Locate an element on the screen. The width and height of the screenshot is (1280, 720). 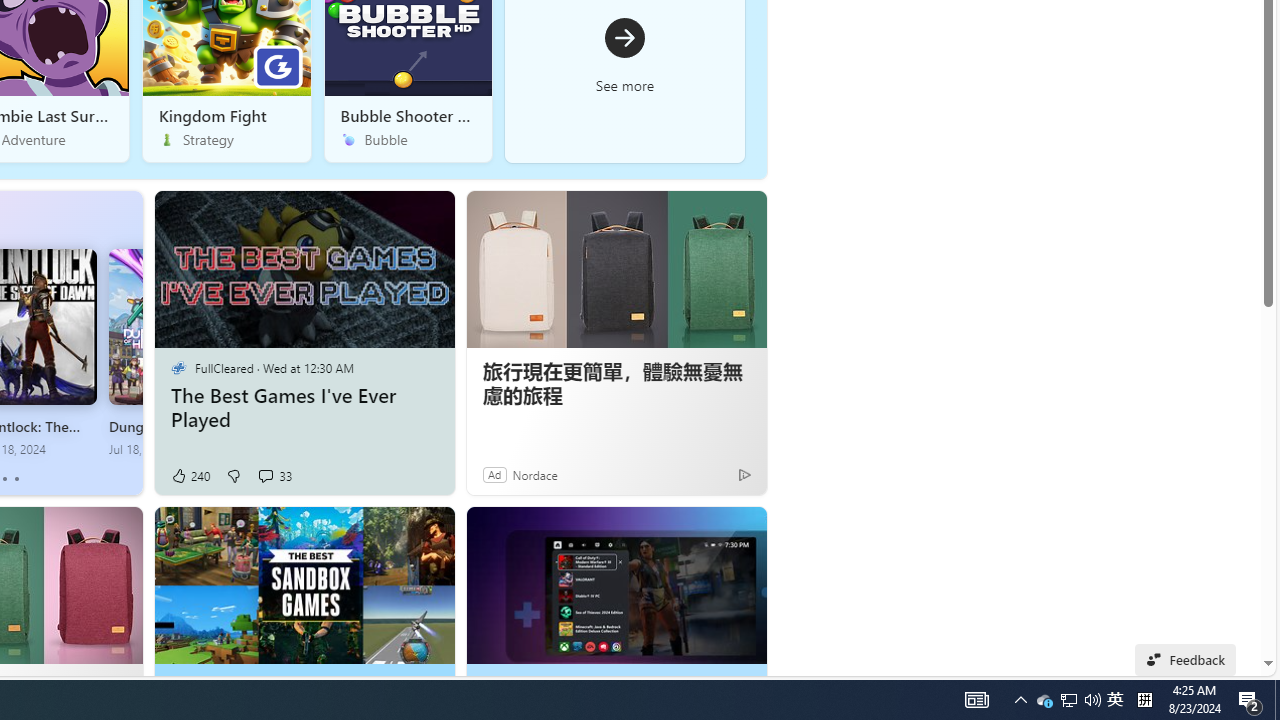
'View comments 33 Comment' is located at coordinates (273, 475).